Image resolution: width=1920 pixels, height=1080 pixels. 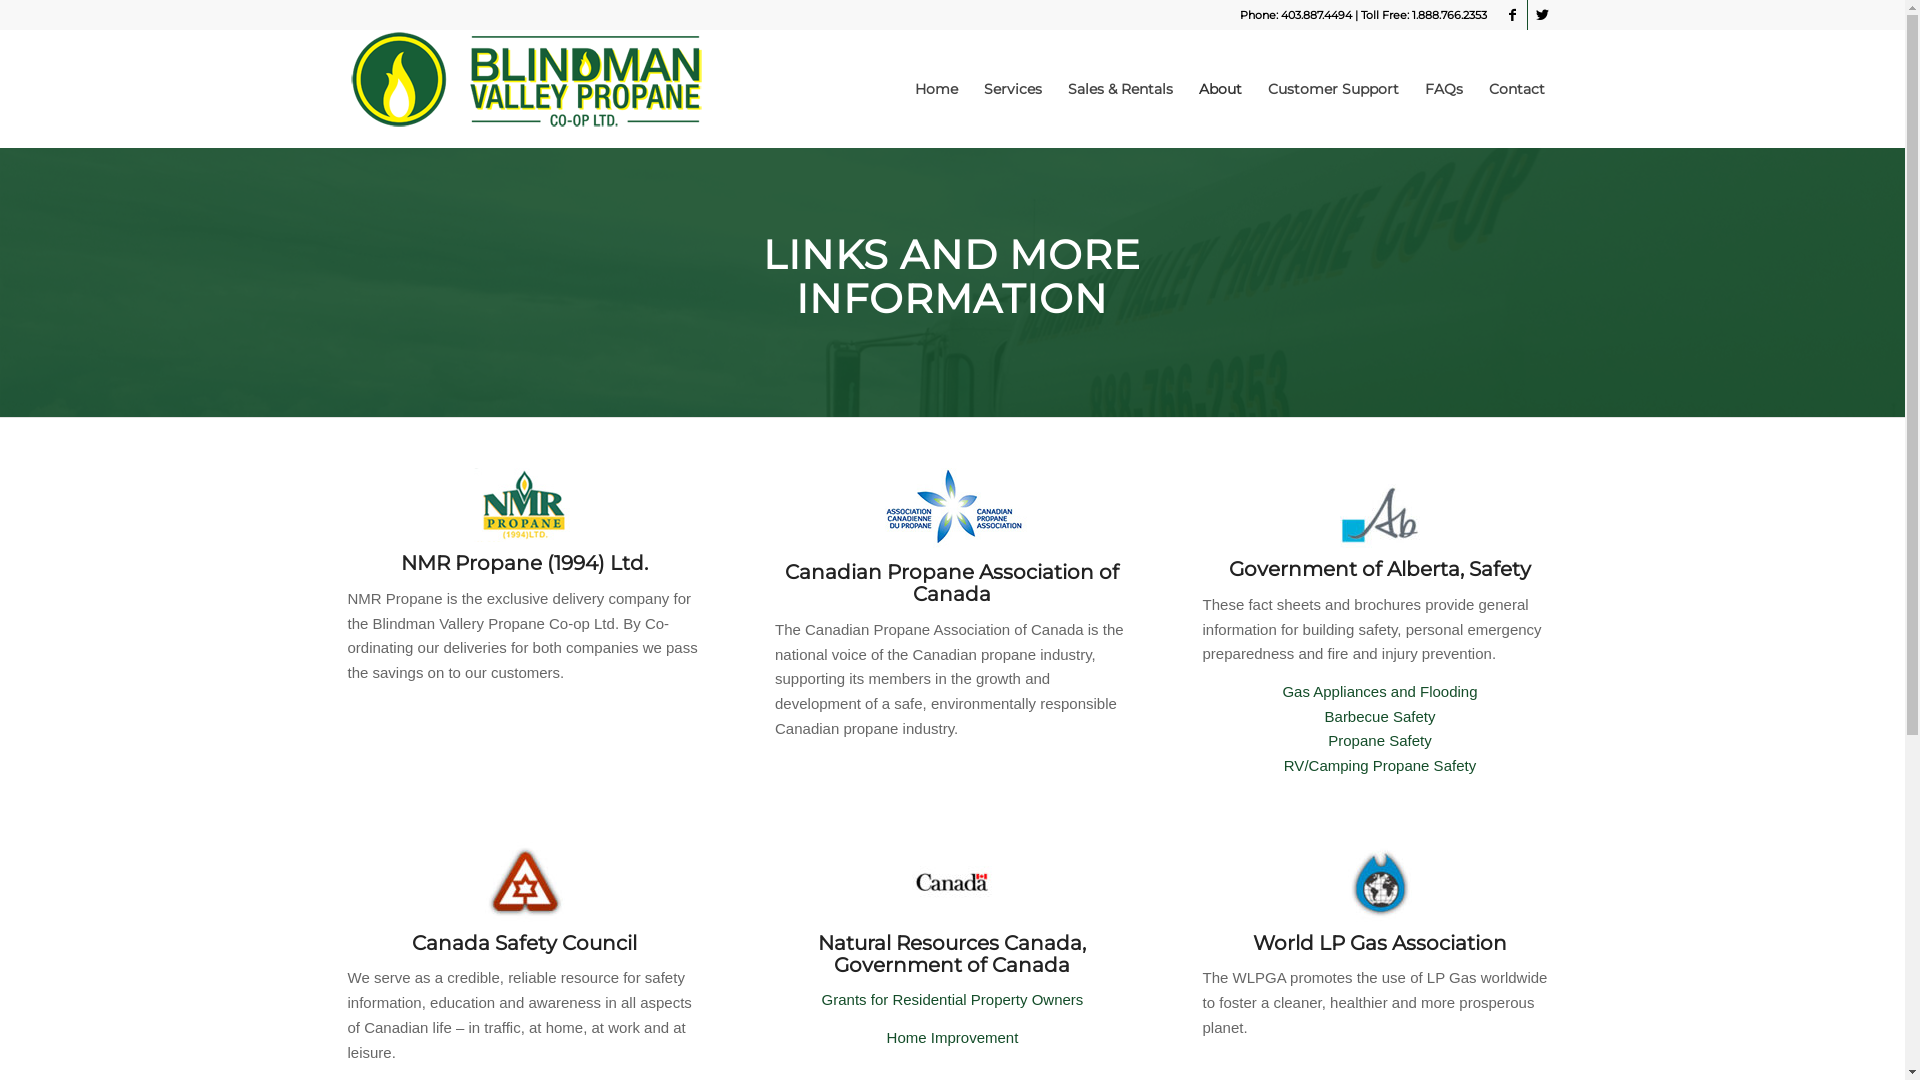 I want to click on 'Contact', so click(x=1516, y=87).